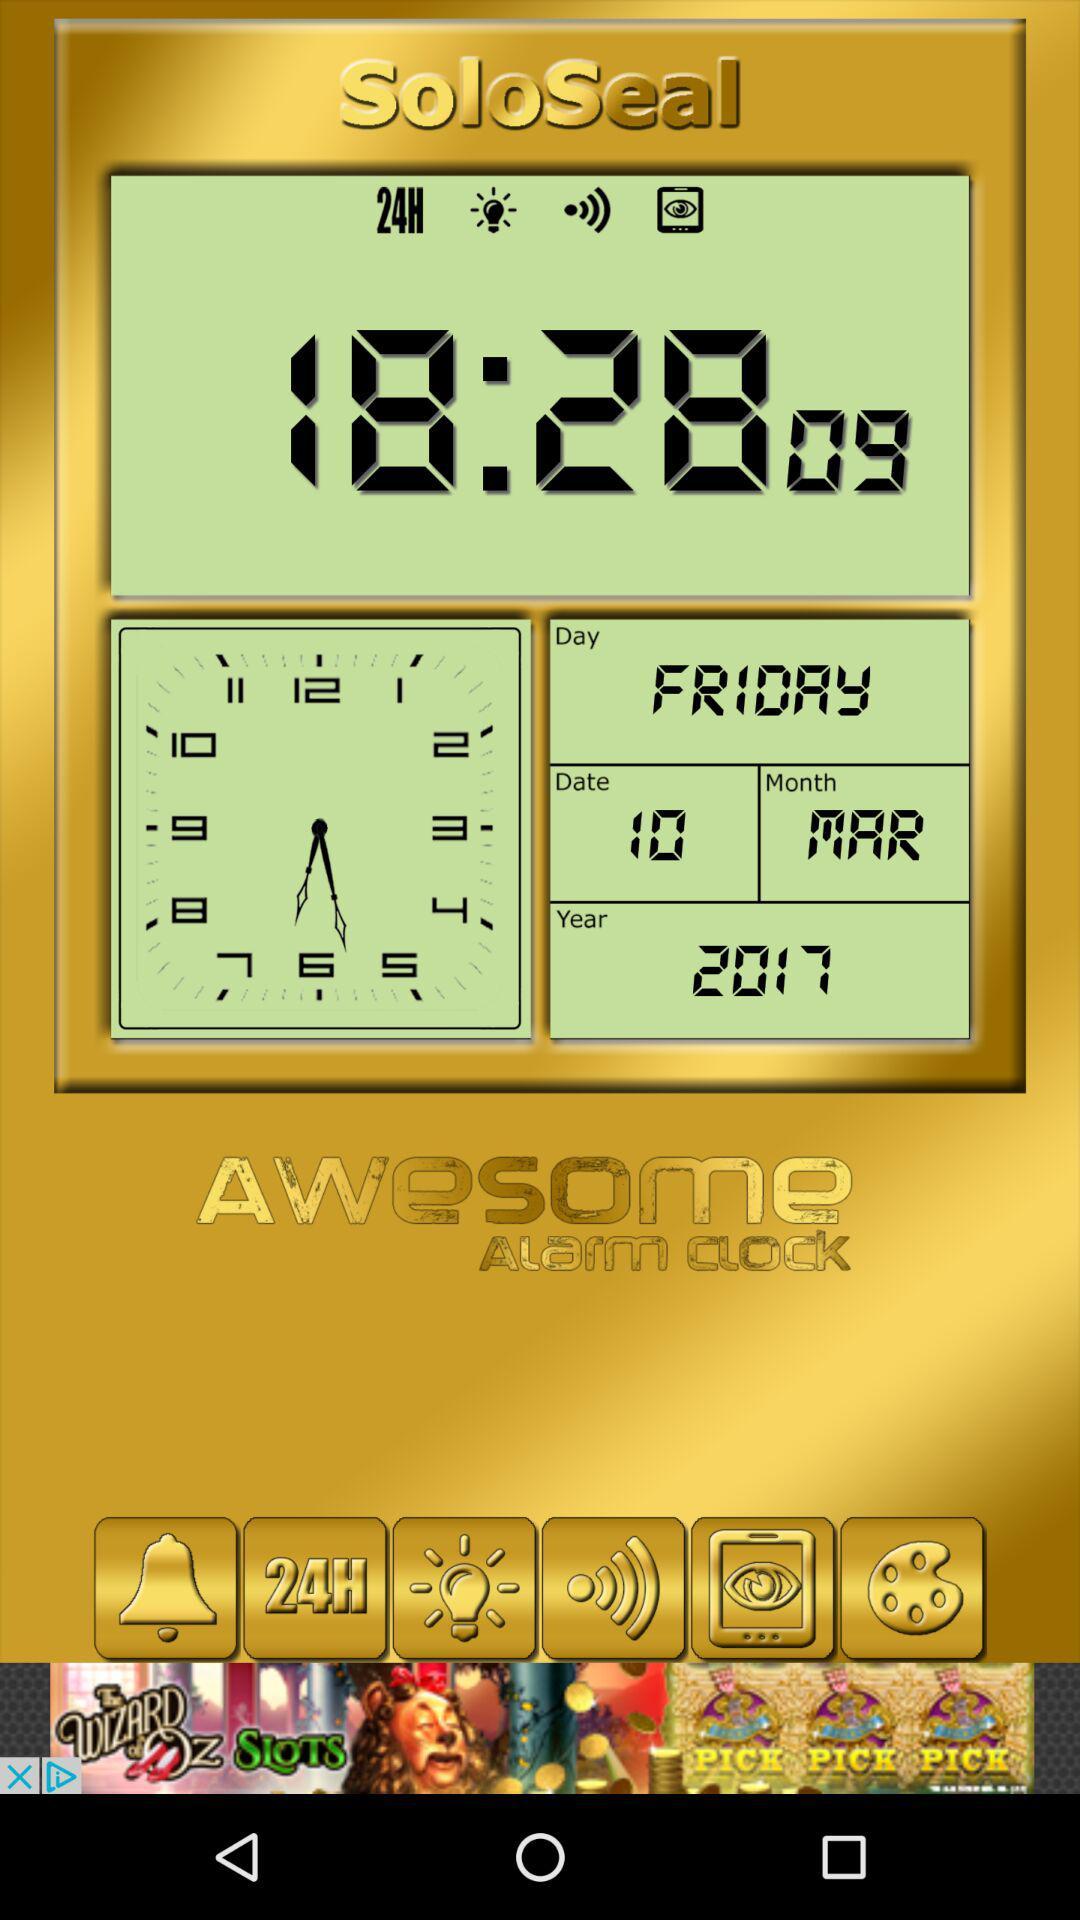 The image size is (1080, 1920). I want to click on notification, so click(165, 1587).